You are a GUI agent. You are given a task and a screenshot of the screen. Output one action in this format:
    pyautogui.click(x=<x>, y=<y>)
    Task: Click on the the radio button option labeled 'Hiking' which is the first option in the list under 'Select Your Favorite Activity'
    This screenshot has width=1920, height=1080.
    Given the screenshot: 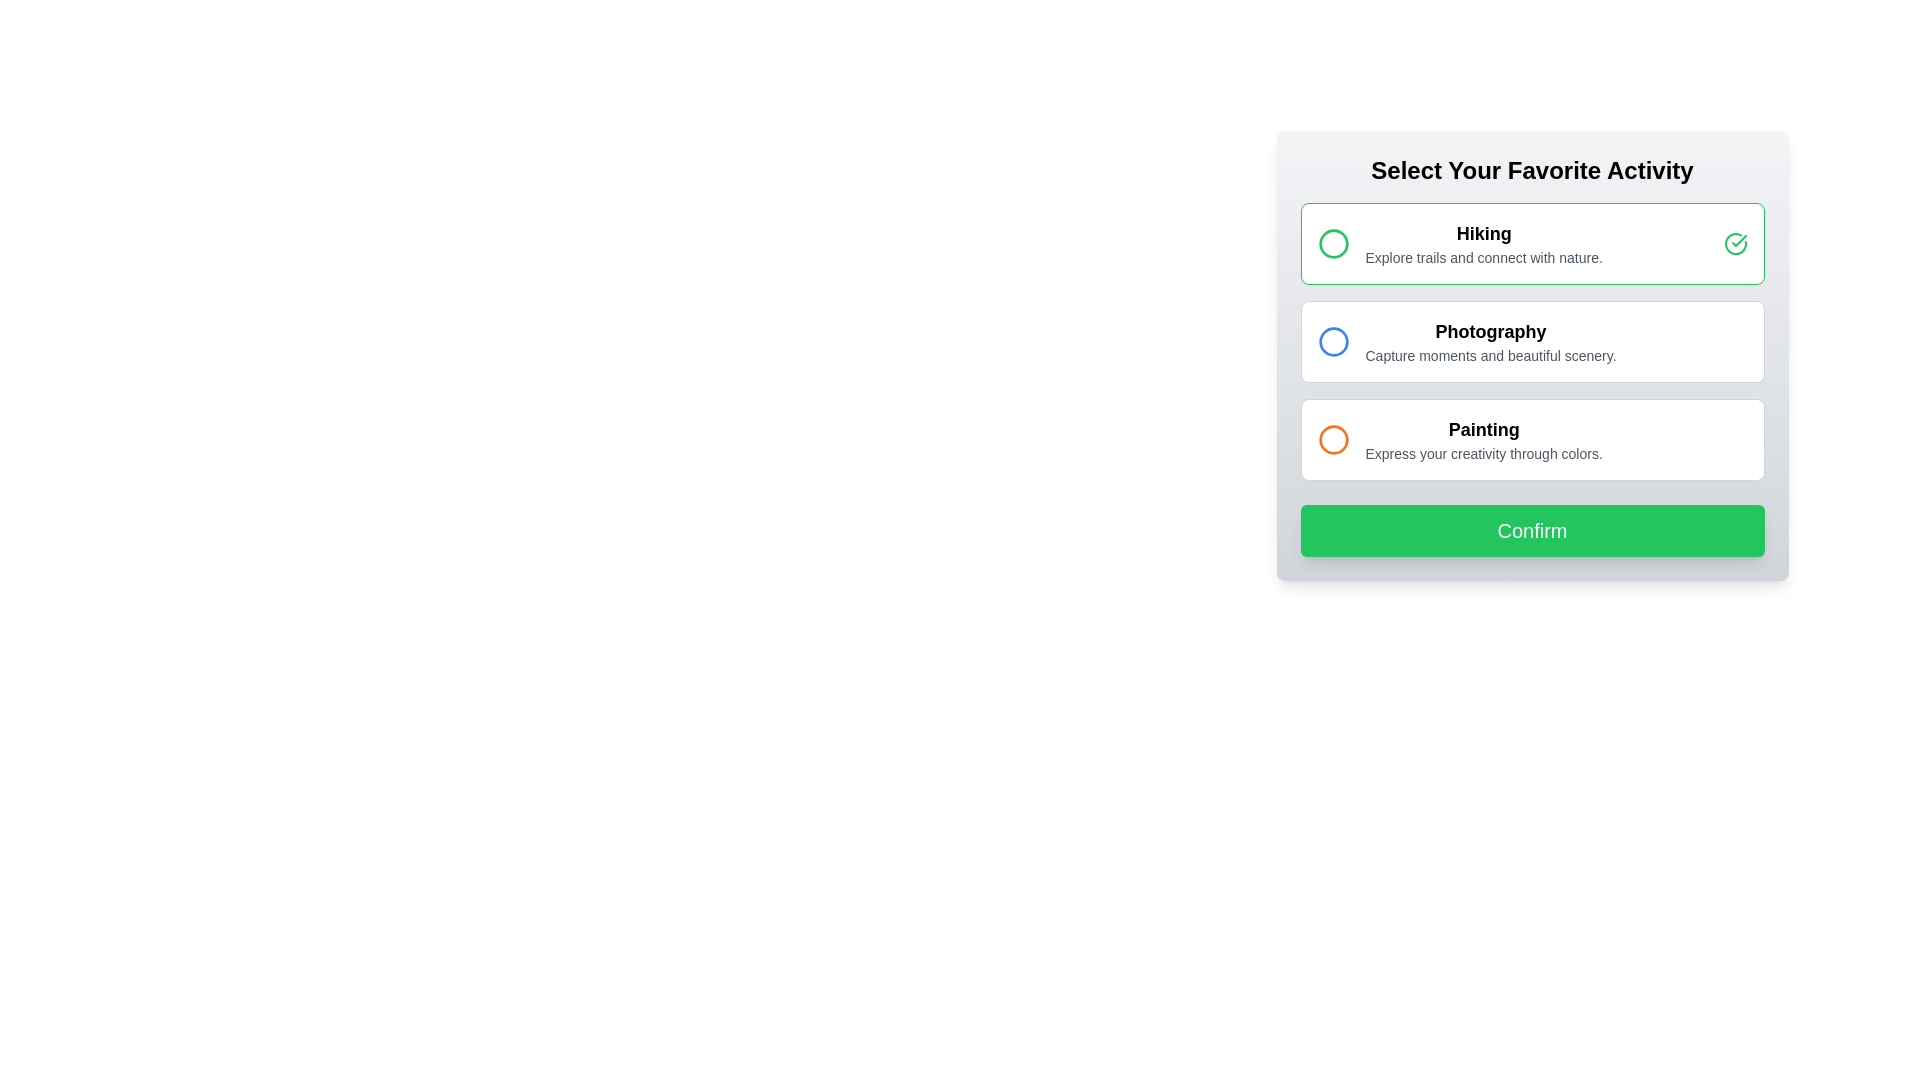 What is the action you would take?
    pyautogui.click(x=1531, y=242)
    